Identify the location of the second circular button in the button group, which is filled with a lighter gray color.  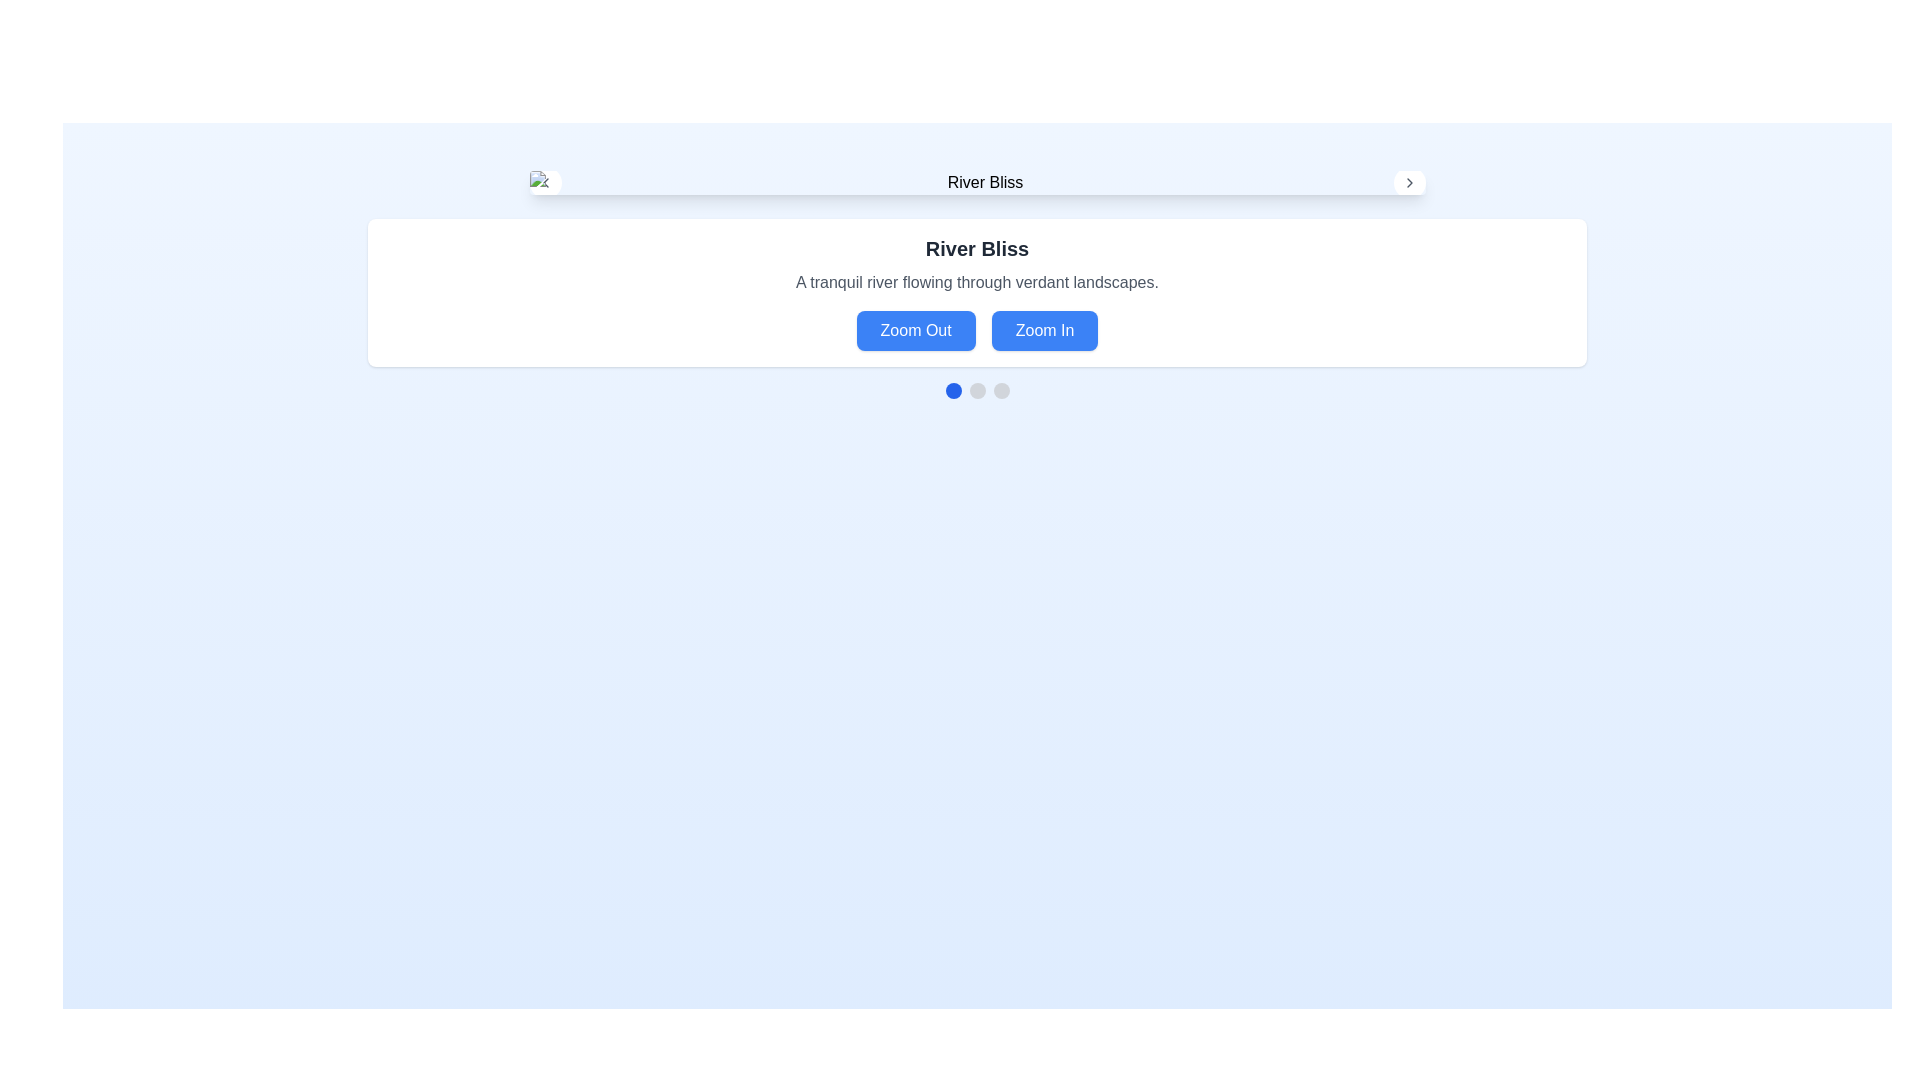
(977, 390).